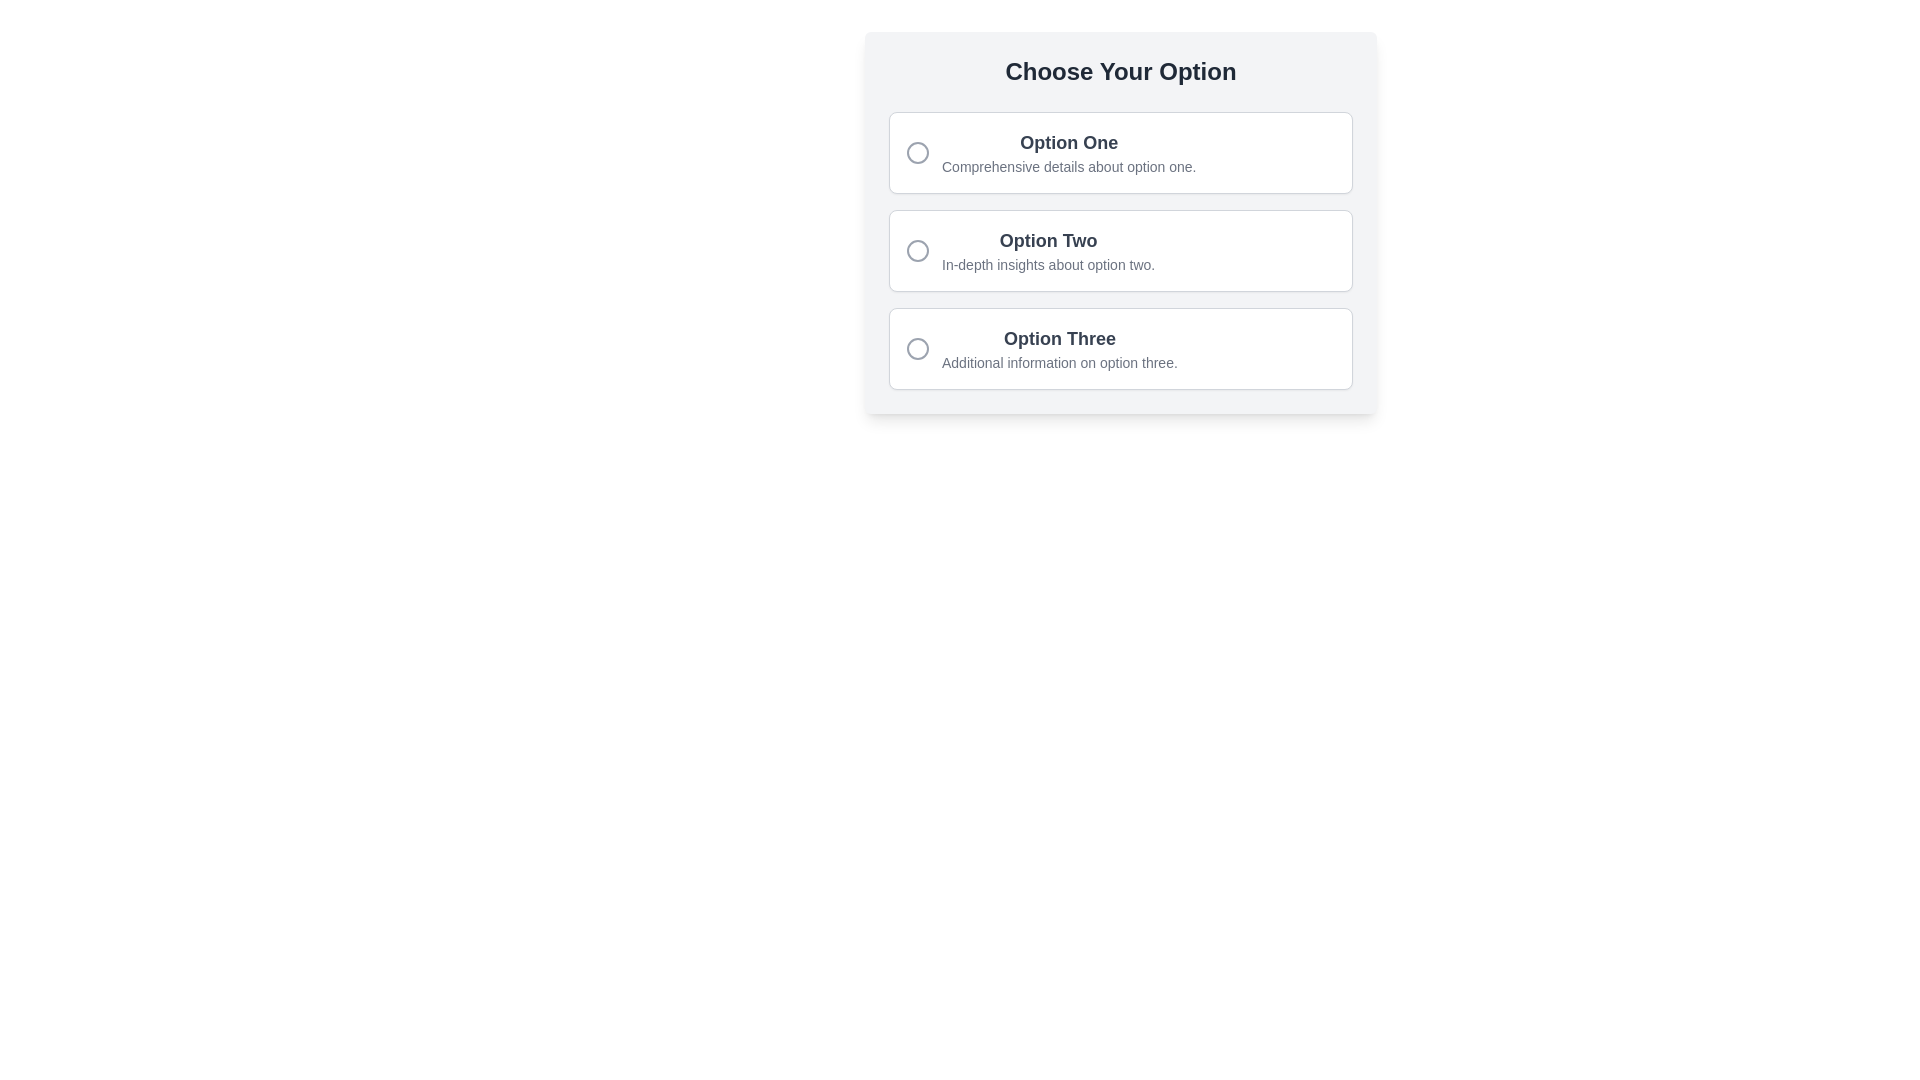 The width and height of the screenshot is (1920, 1080). Describe the element at coordinates (1047, 239) in the screenshot. I see `the text label displaying 'Option Two'` at that location.